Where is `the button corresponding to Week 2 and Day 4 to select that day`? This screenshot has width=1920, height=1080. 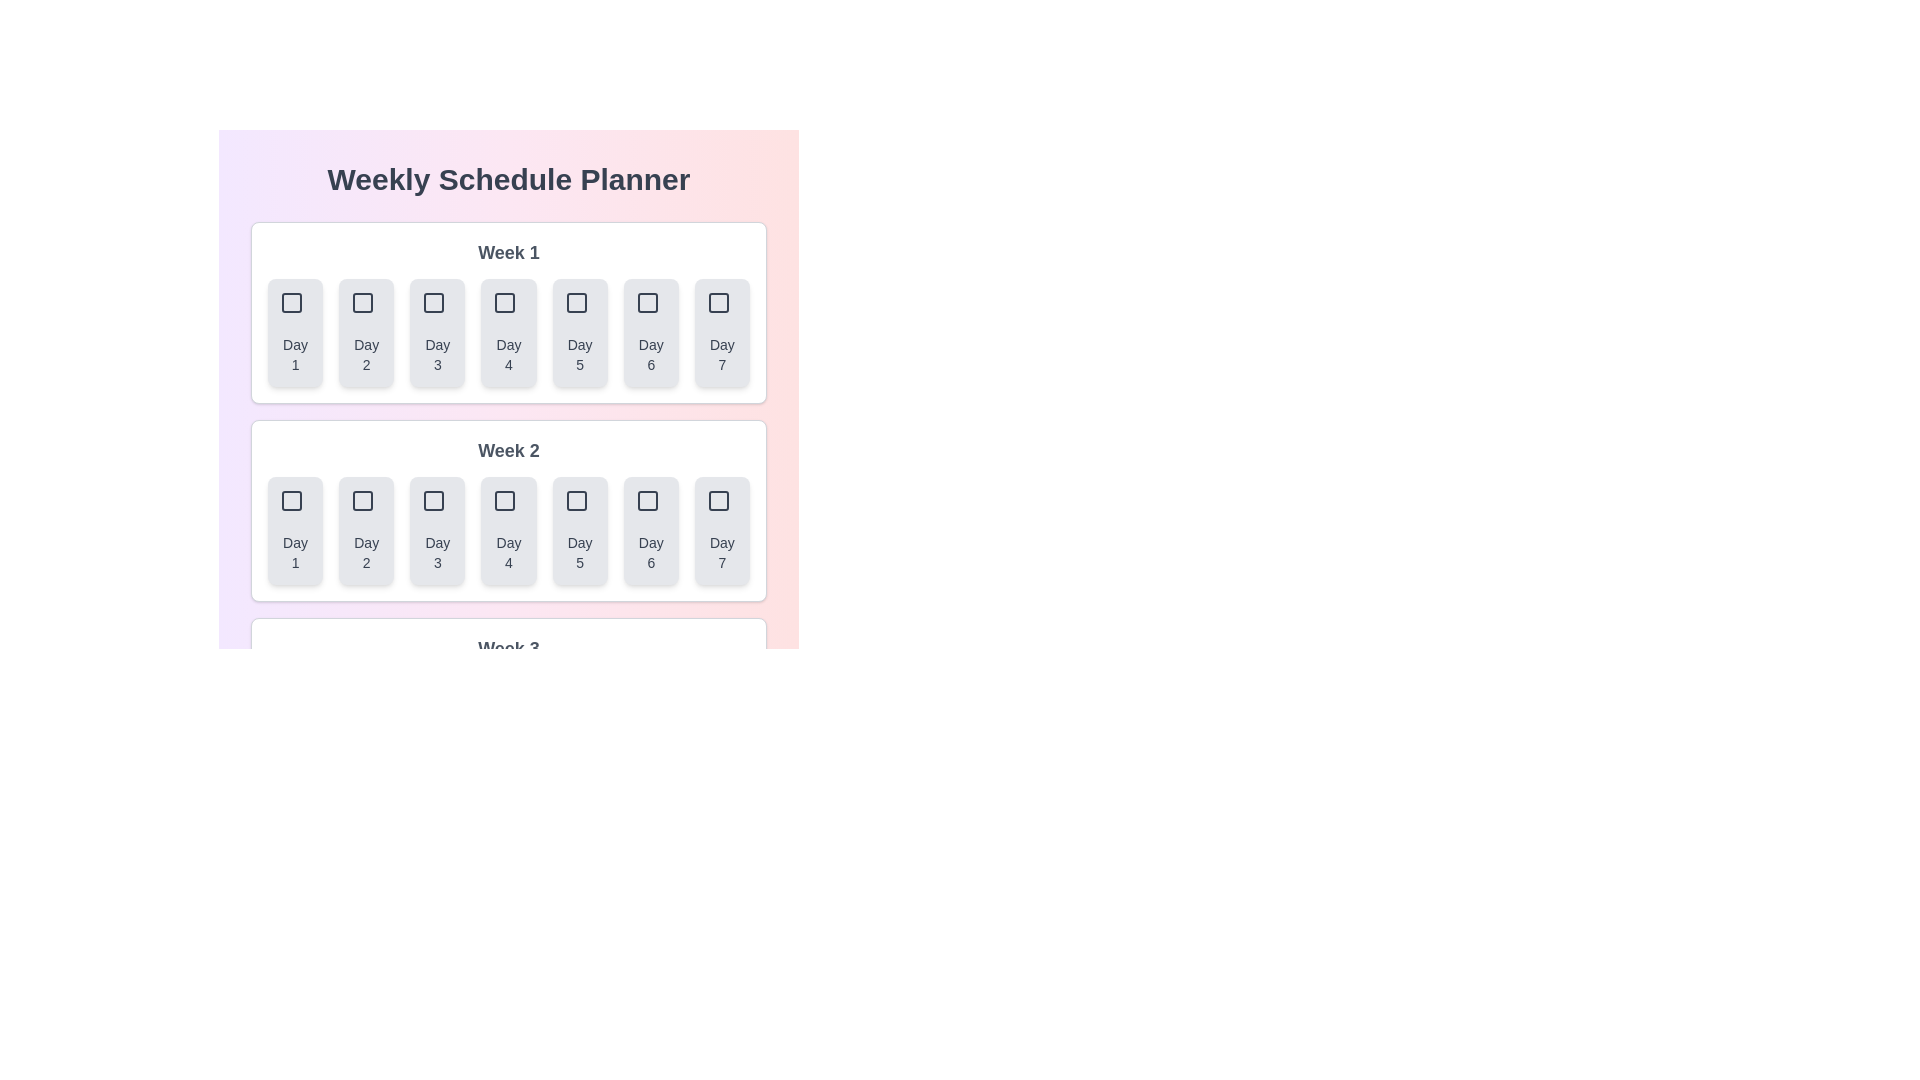 the button corresponding to Week 2 and Day 4 to select that day is located at coordinates (508, 530).